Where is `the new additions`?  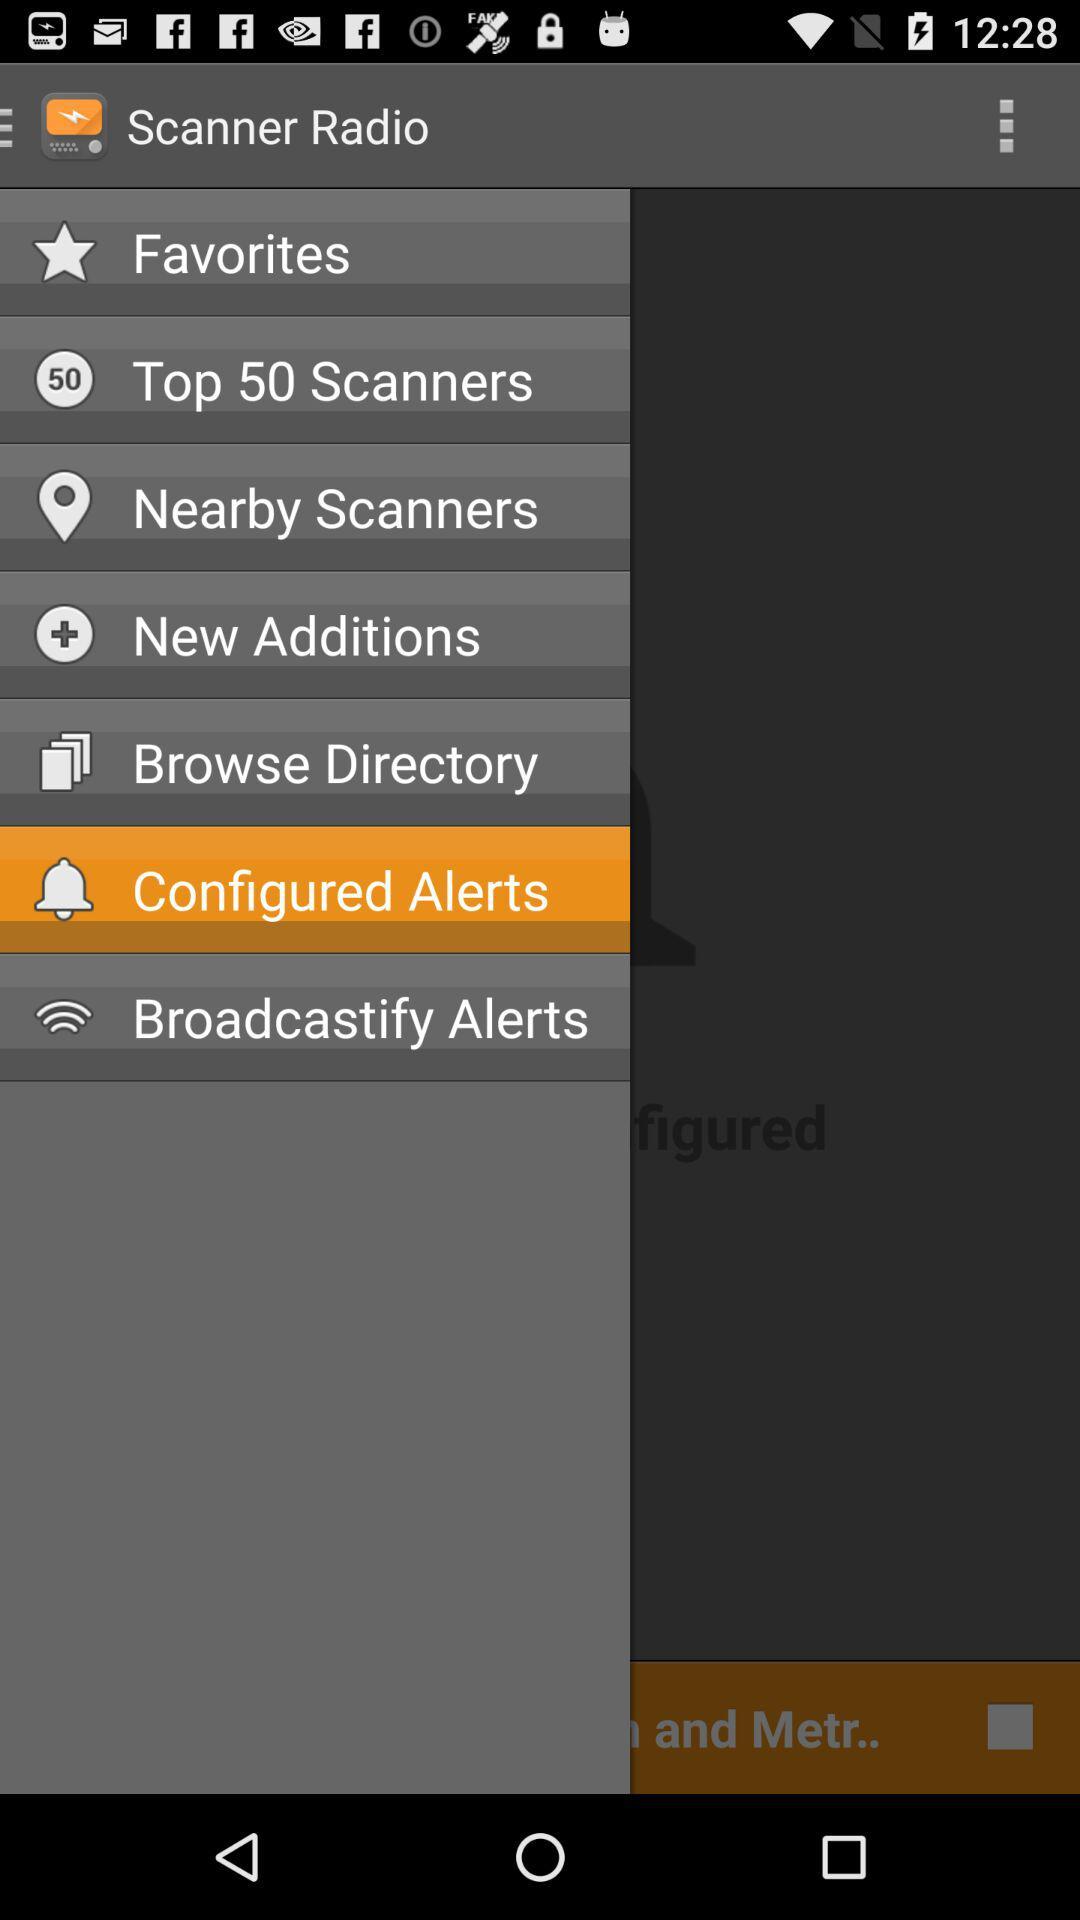
the new additions is located at coordinates (365, 633).